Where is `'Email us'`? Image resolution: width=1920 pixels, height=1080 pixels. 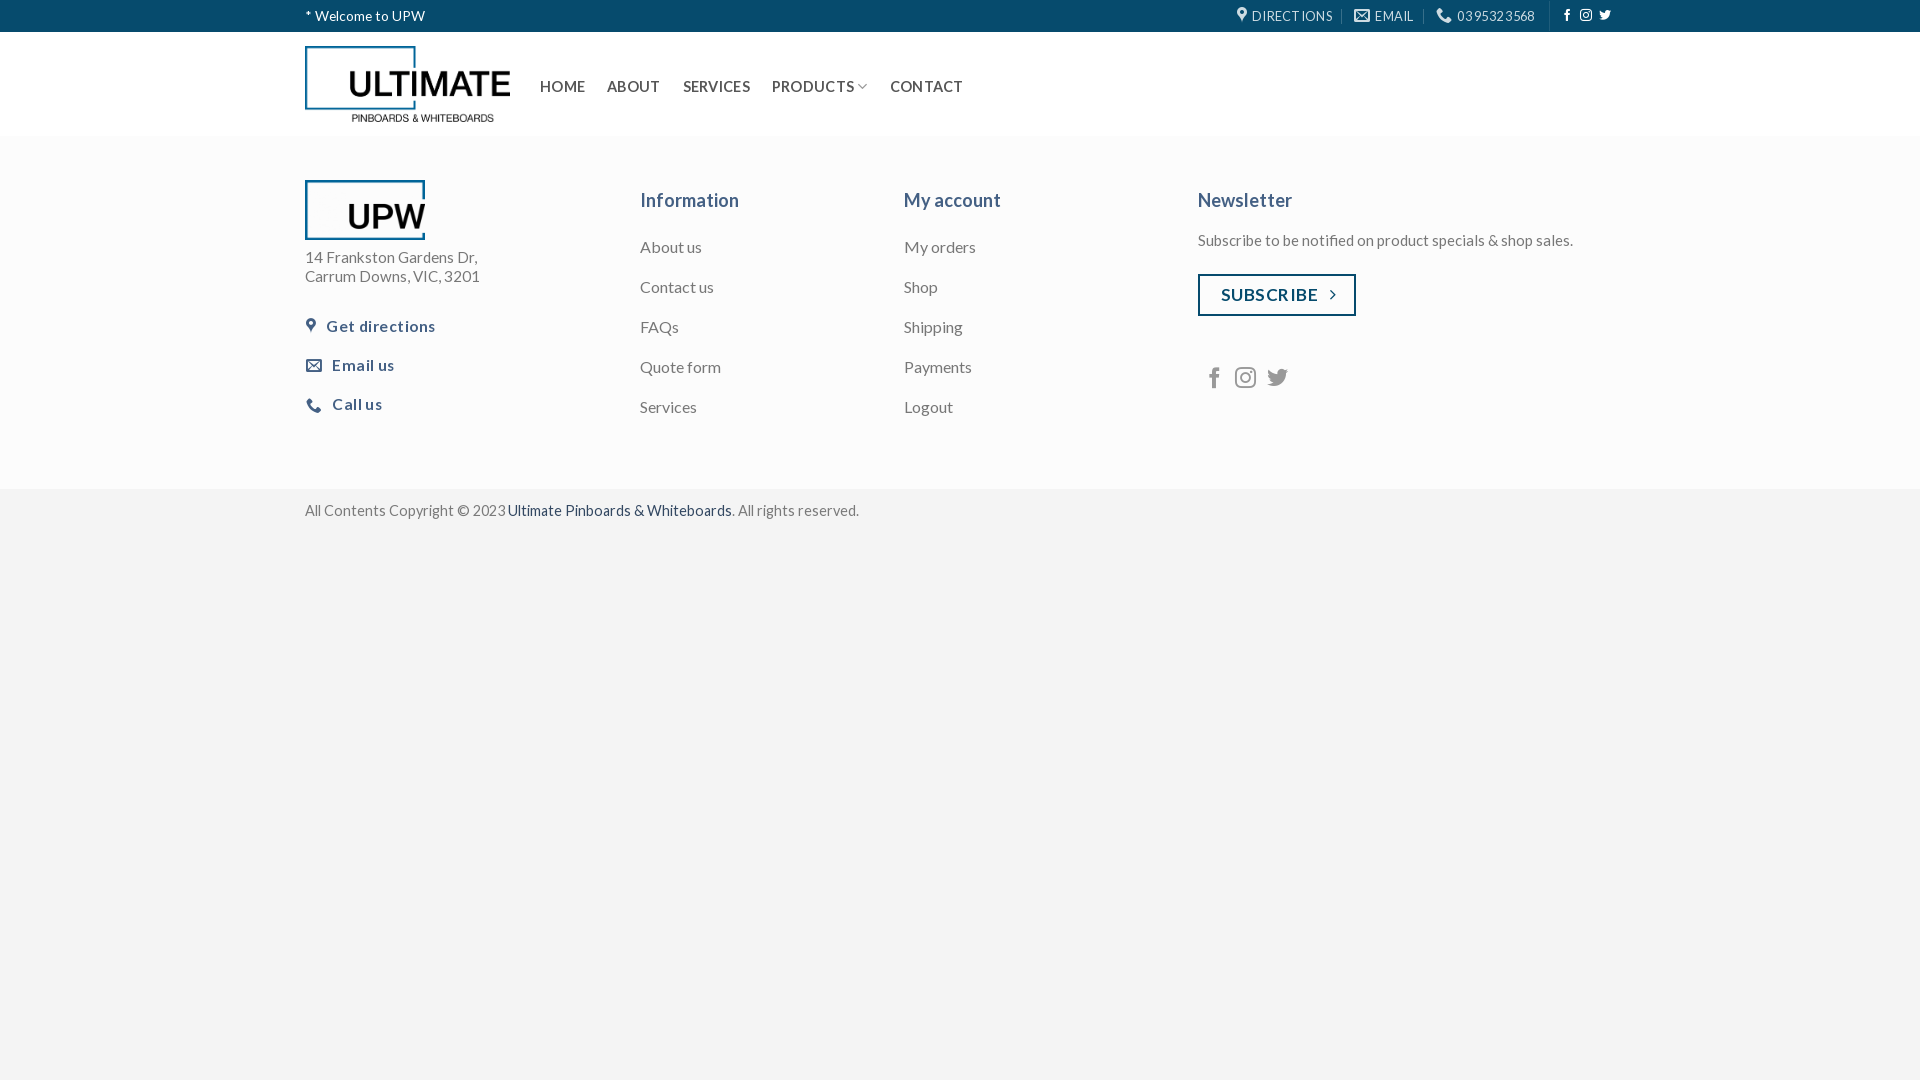
'Email us' is located at coordinates (304, 365).